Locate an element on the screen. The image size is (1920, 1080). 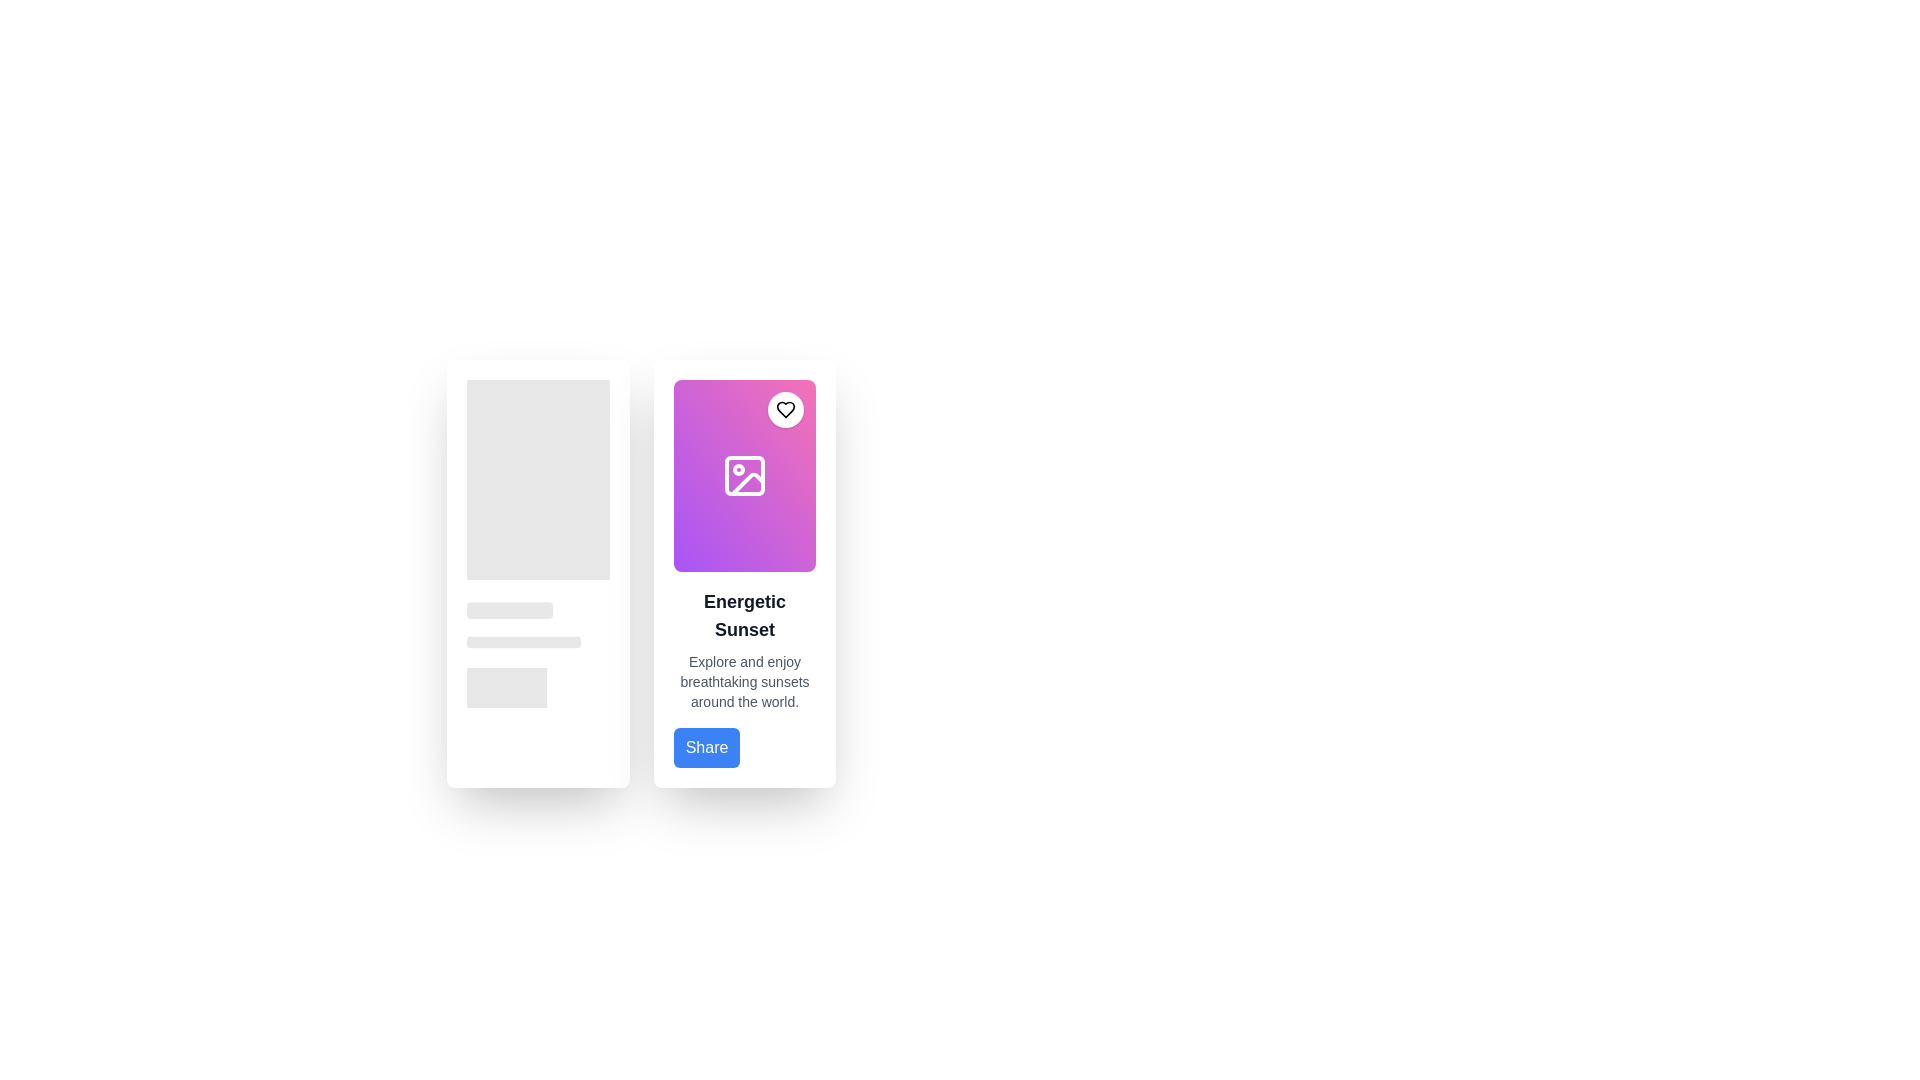
the Skeleton loading placeholder, which is a light gray, rounded rectangular element located in the leftmost card, second from the top in a vertical stack of placeholders is located at coordinates (538, 608).